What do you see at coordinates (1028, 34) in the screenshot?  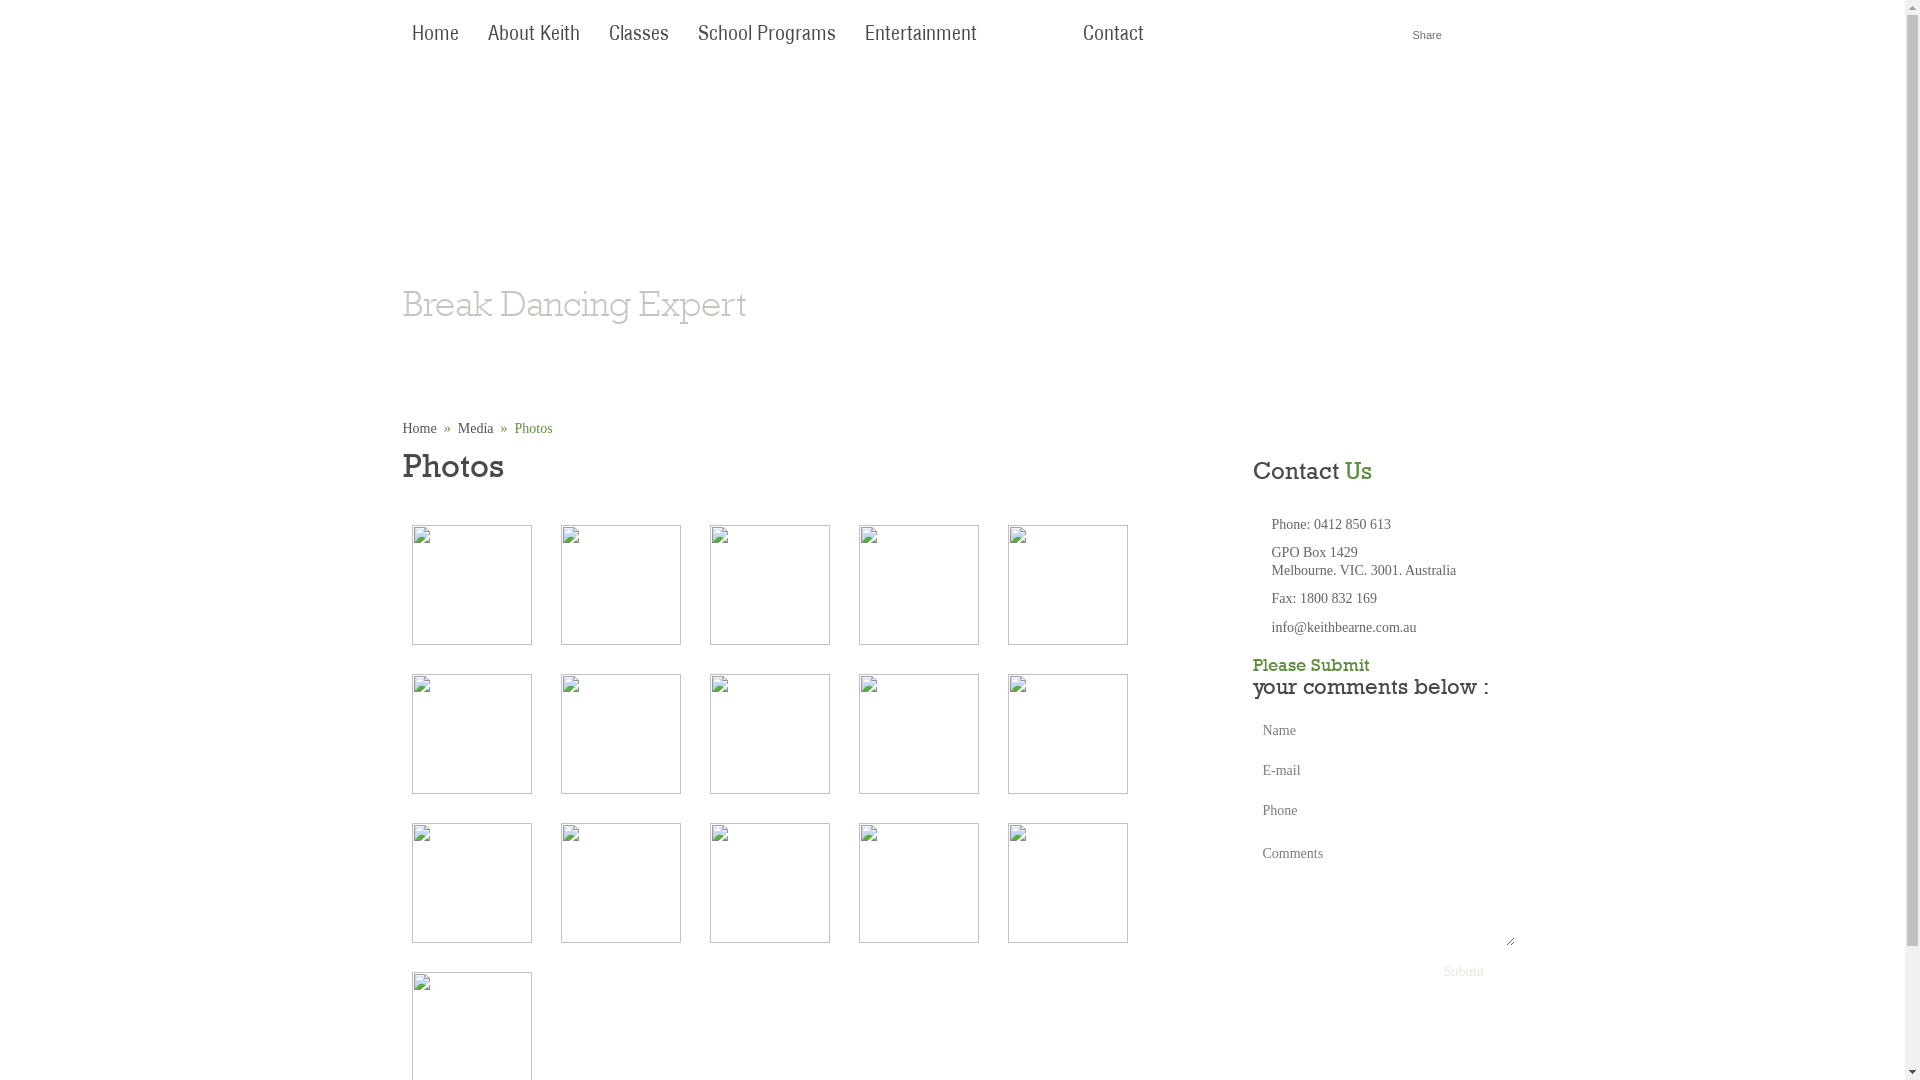 I see `'Media'` at bounding box center [1028, 34].